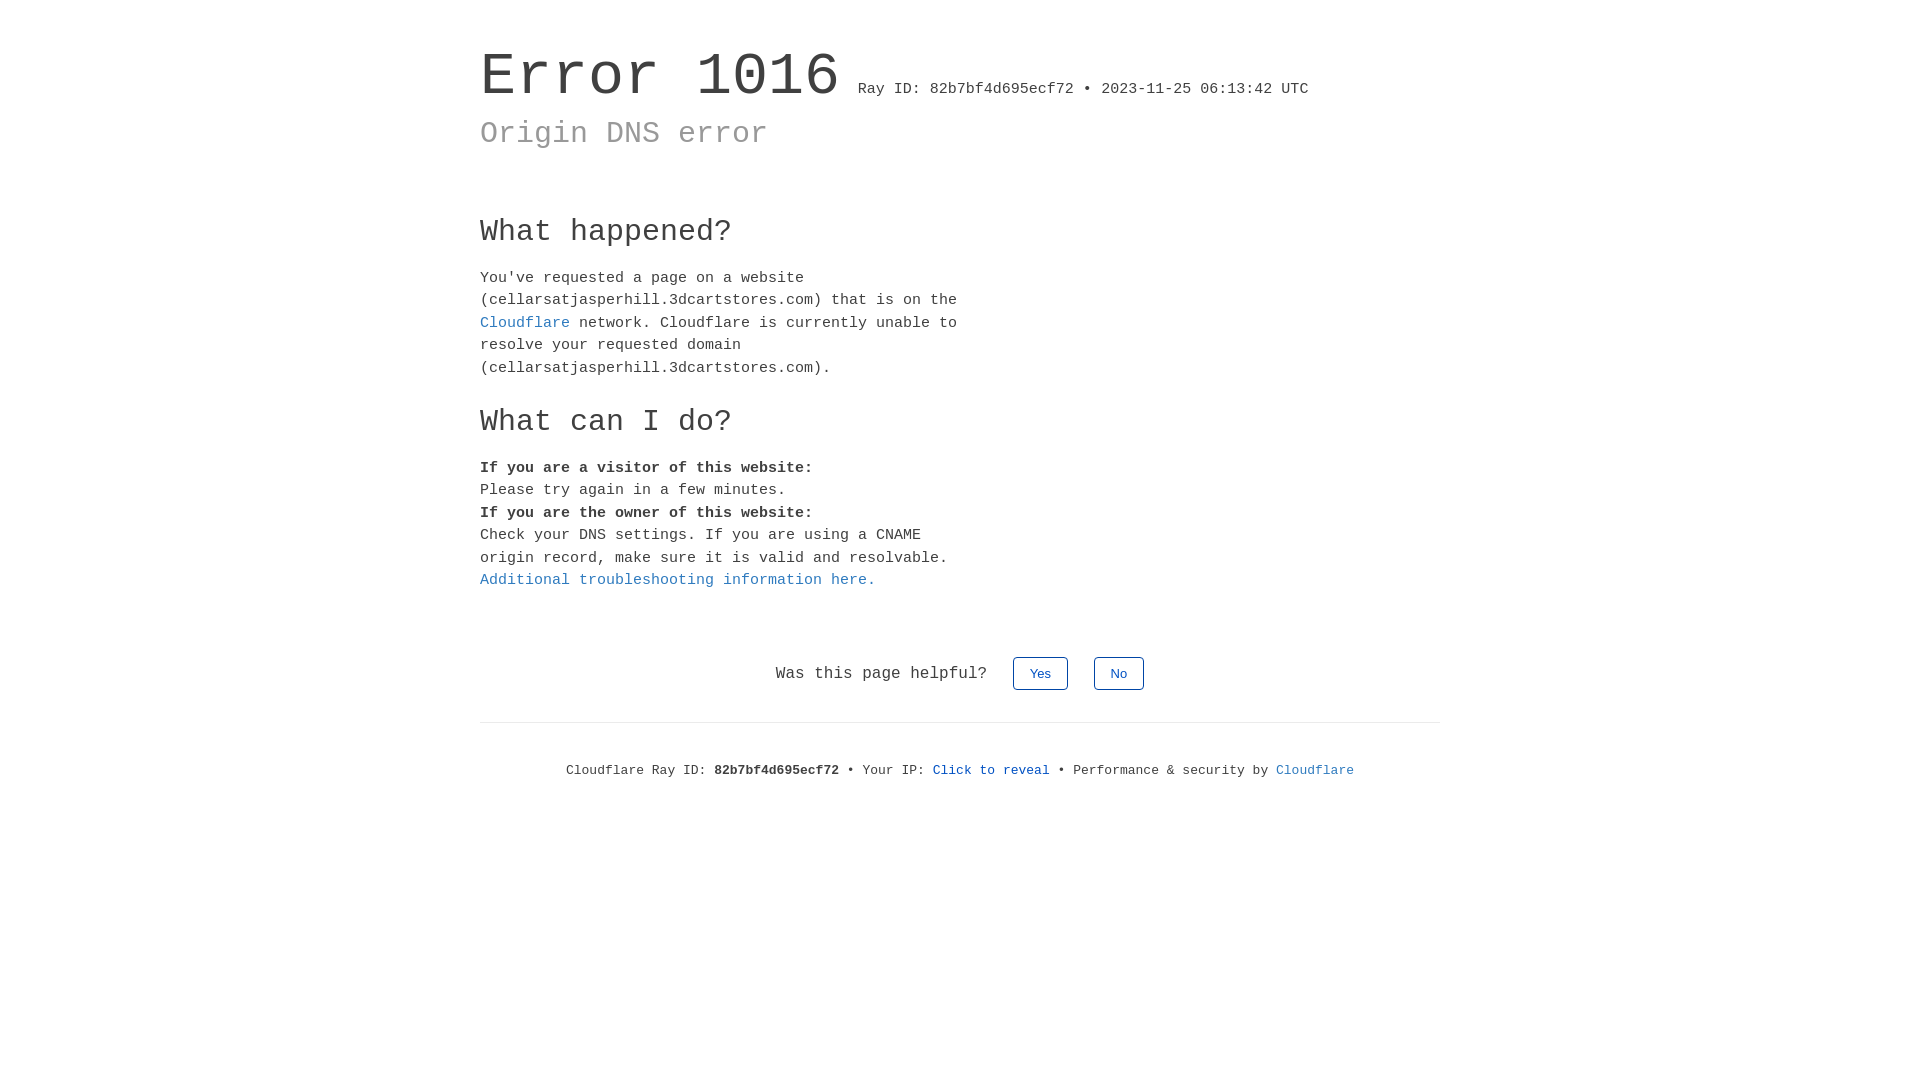  What do you see at coordinates (1012, 672) in the screenshot?
I see `'Yes'` at bounding box center [1012, 672].